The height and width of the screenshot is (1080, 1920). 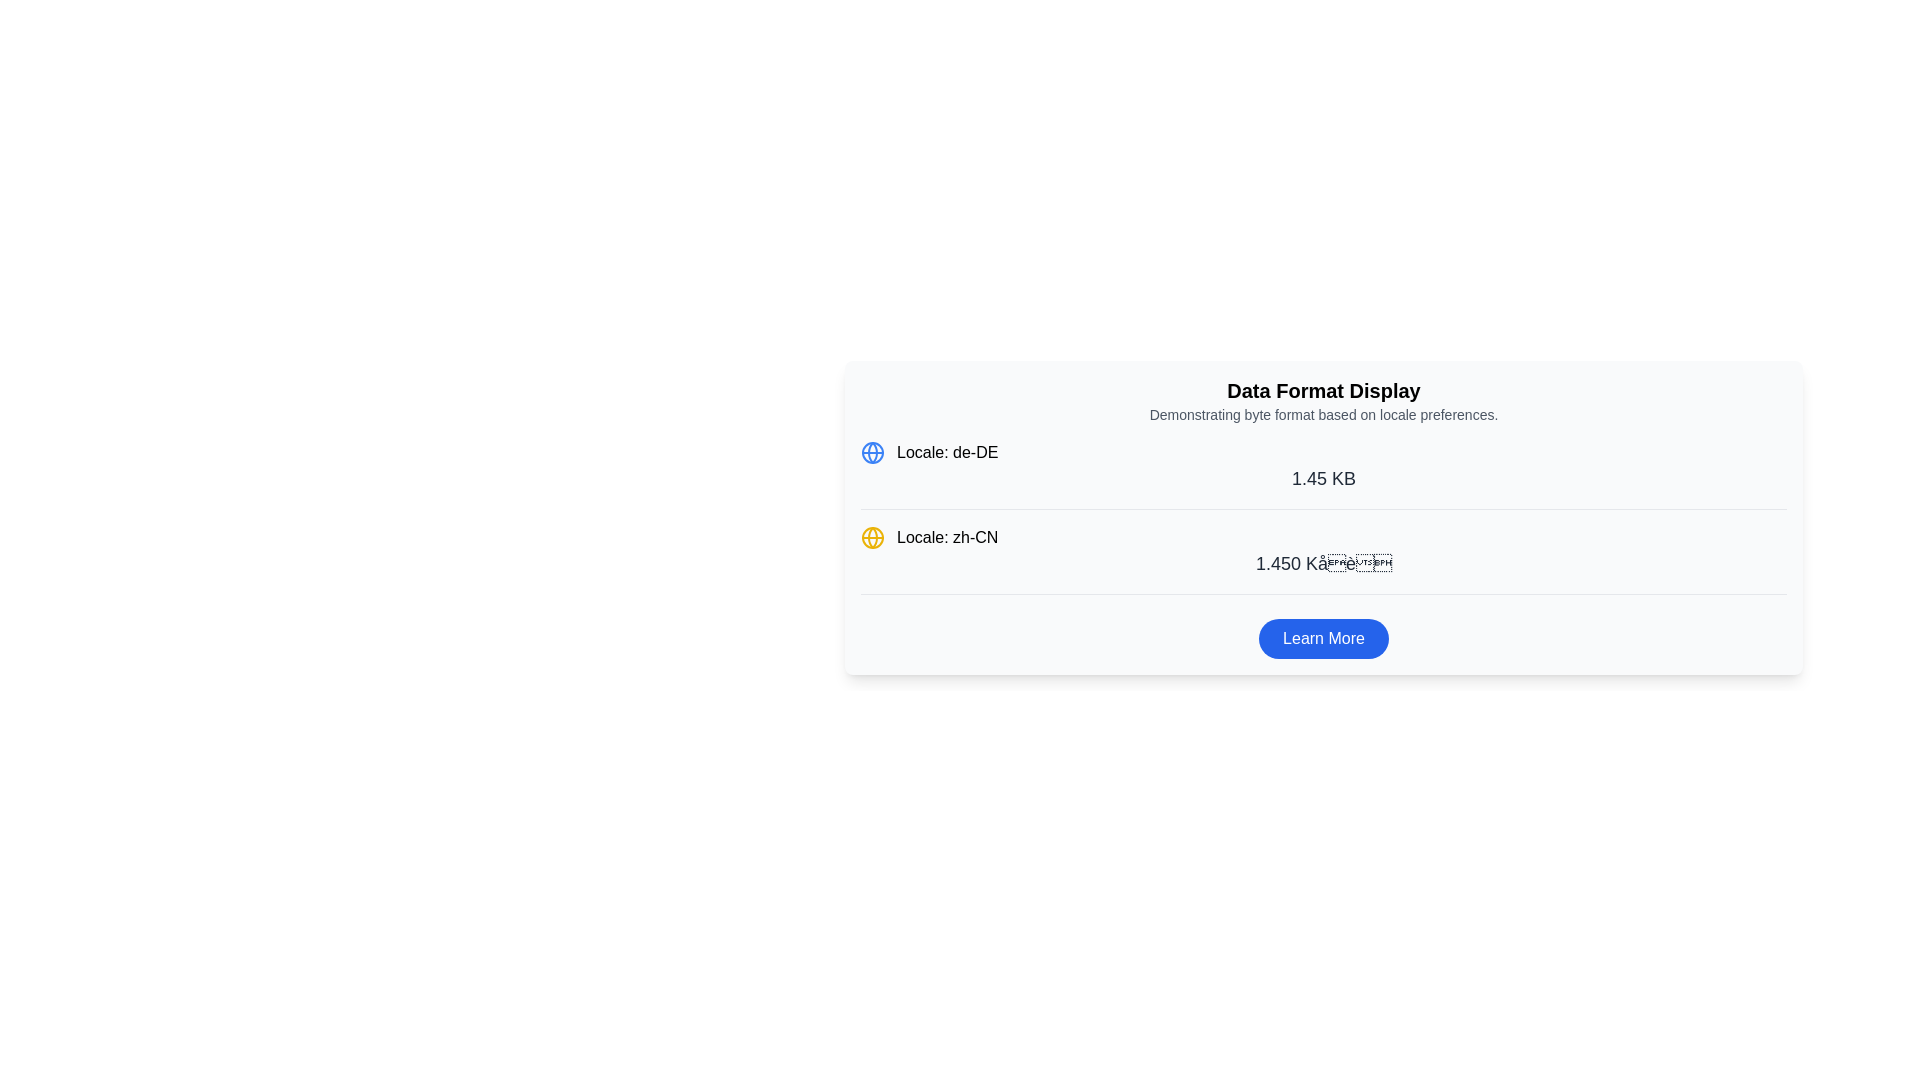 What do you see at coordinates (1324, 390) in the screenshot?
I see `the section heading text label that introduces or categorizes the content displayed below it in the card` at bounding box center [1324, 390].